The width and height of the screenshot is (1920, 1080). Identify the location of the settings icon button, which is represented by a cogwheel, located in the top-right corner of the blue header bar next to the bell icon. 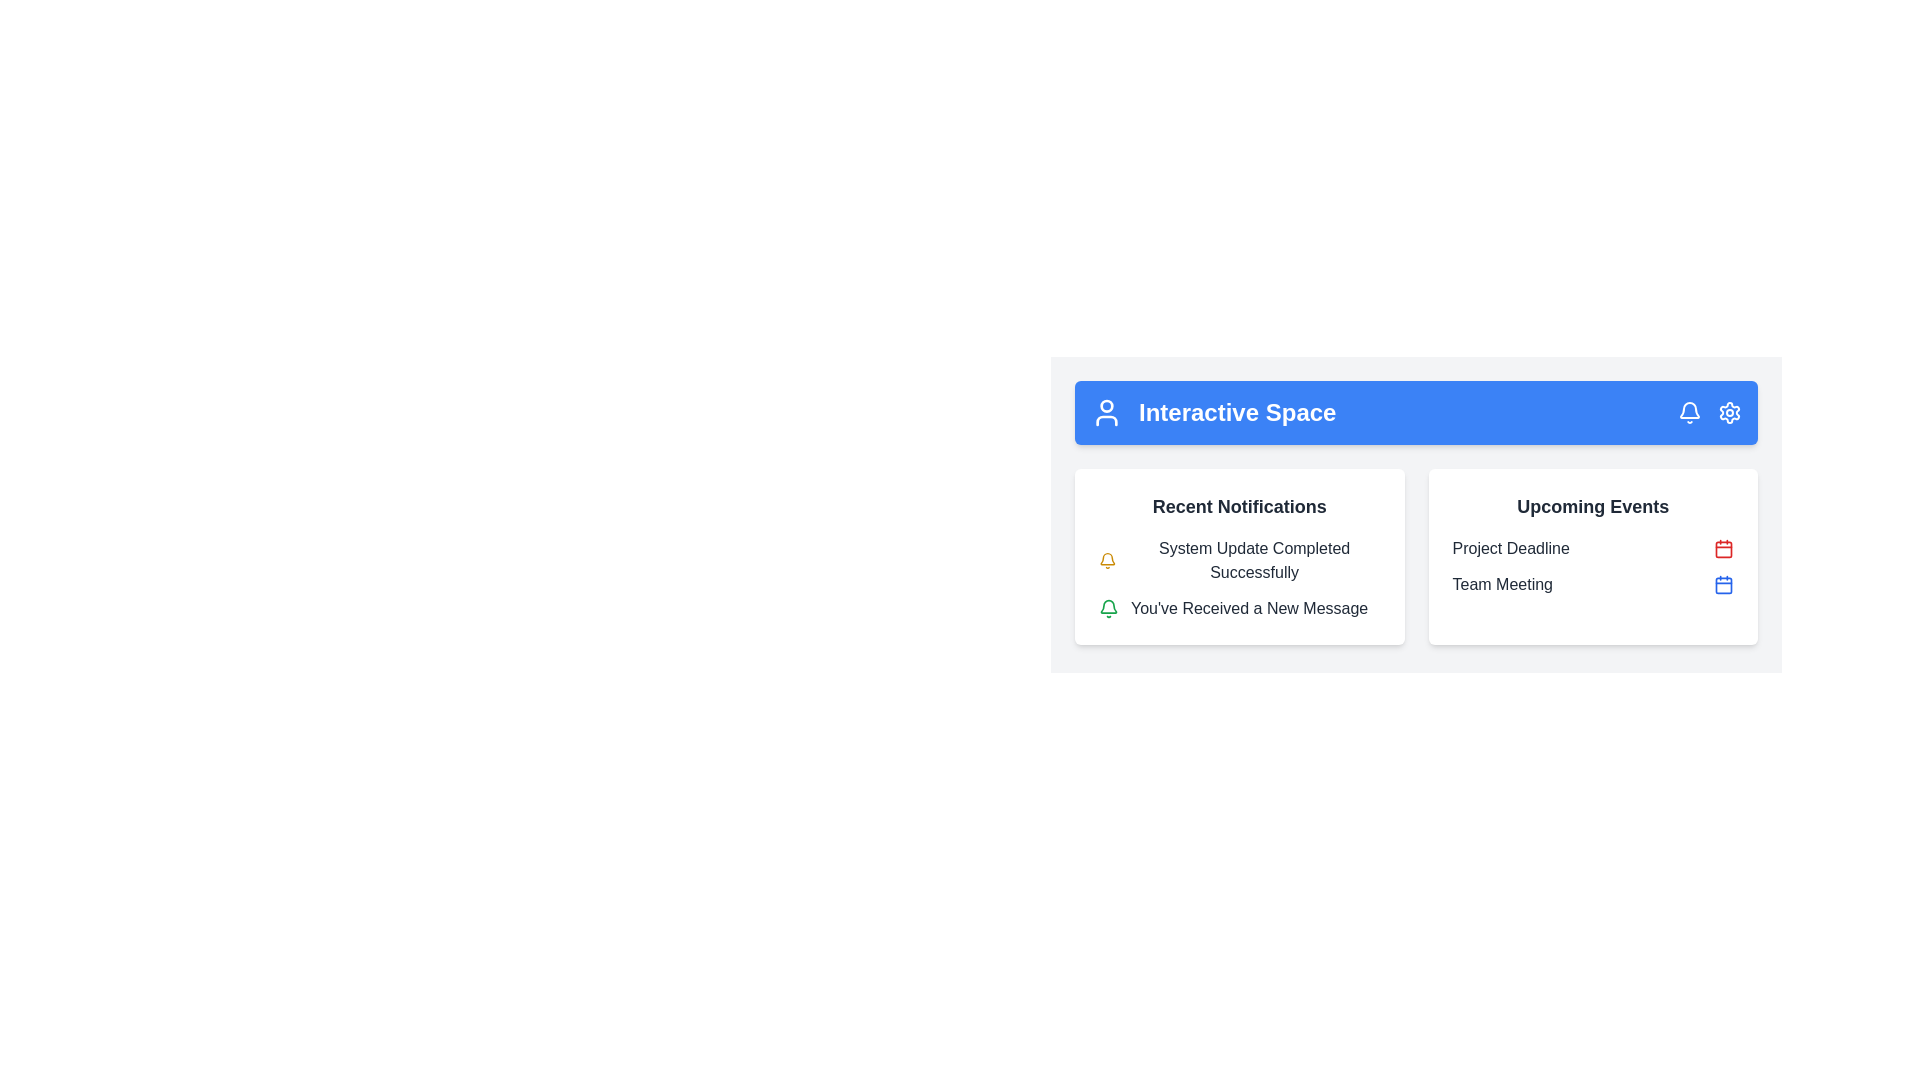
(1728, 411).